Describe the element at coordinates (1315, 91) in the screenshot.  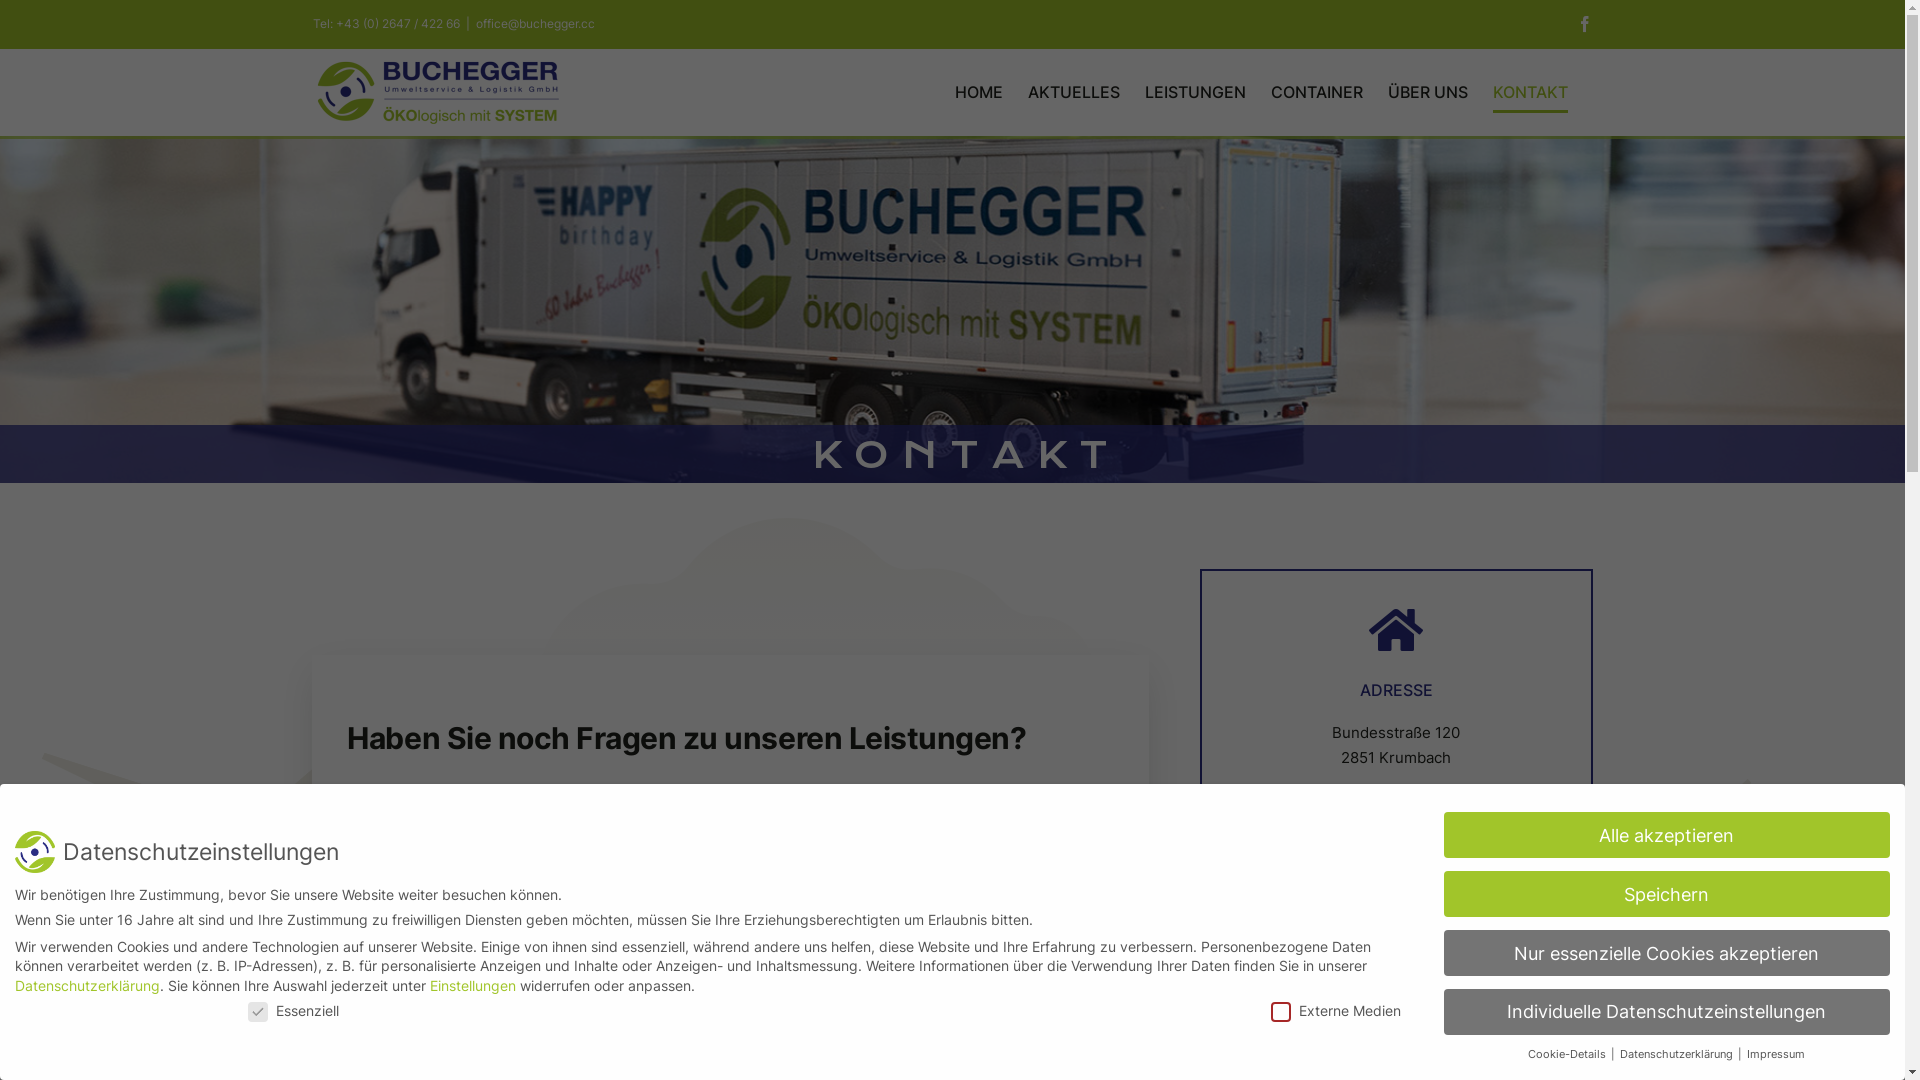
I see `'CONTAINER'` at that location.